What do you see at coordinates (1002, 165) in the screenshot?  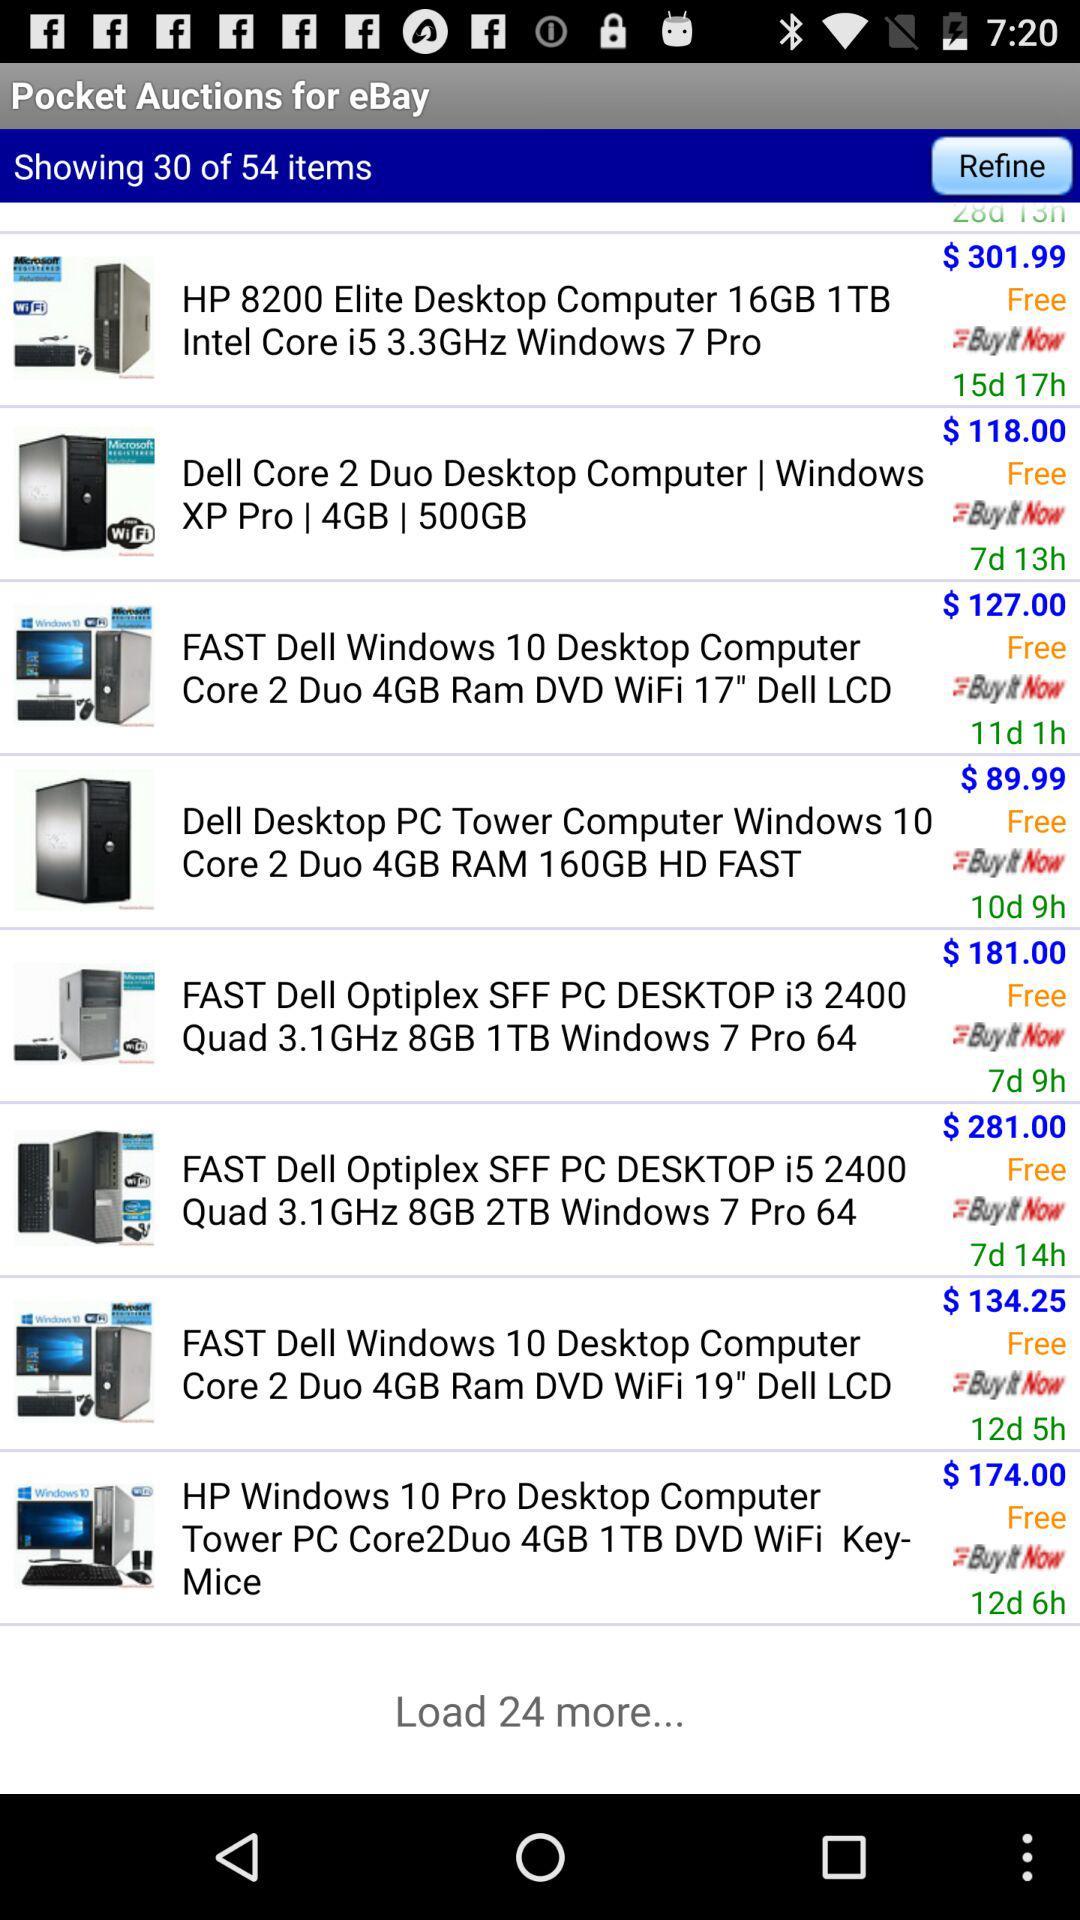 I see `the icon above the hp elite 8200` at bounding box center [1002, 165].